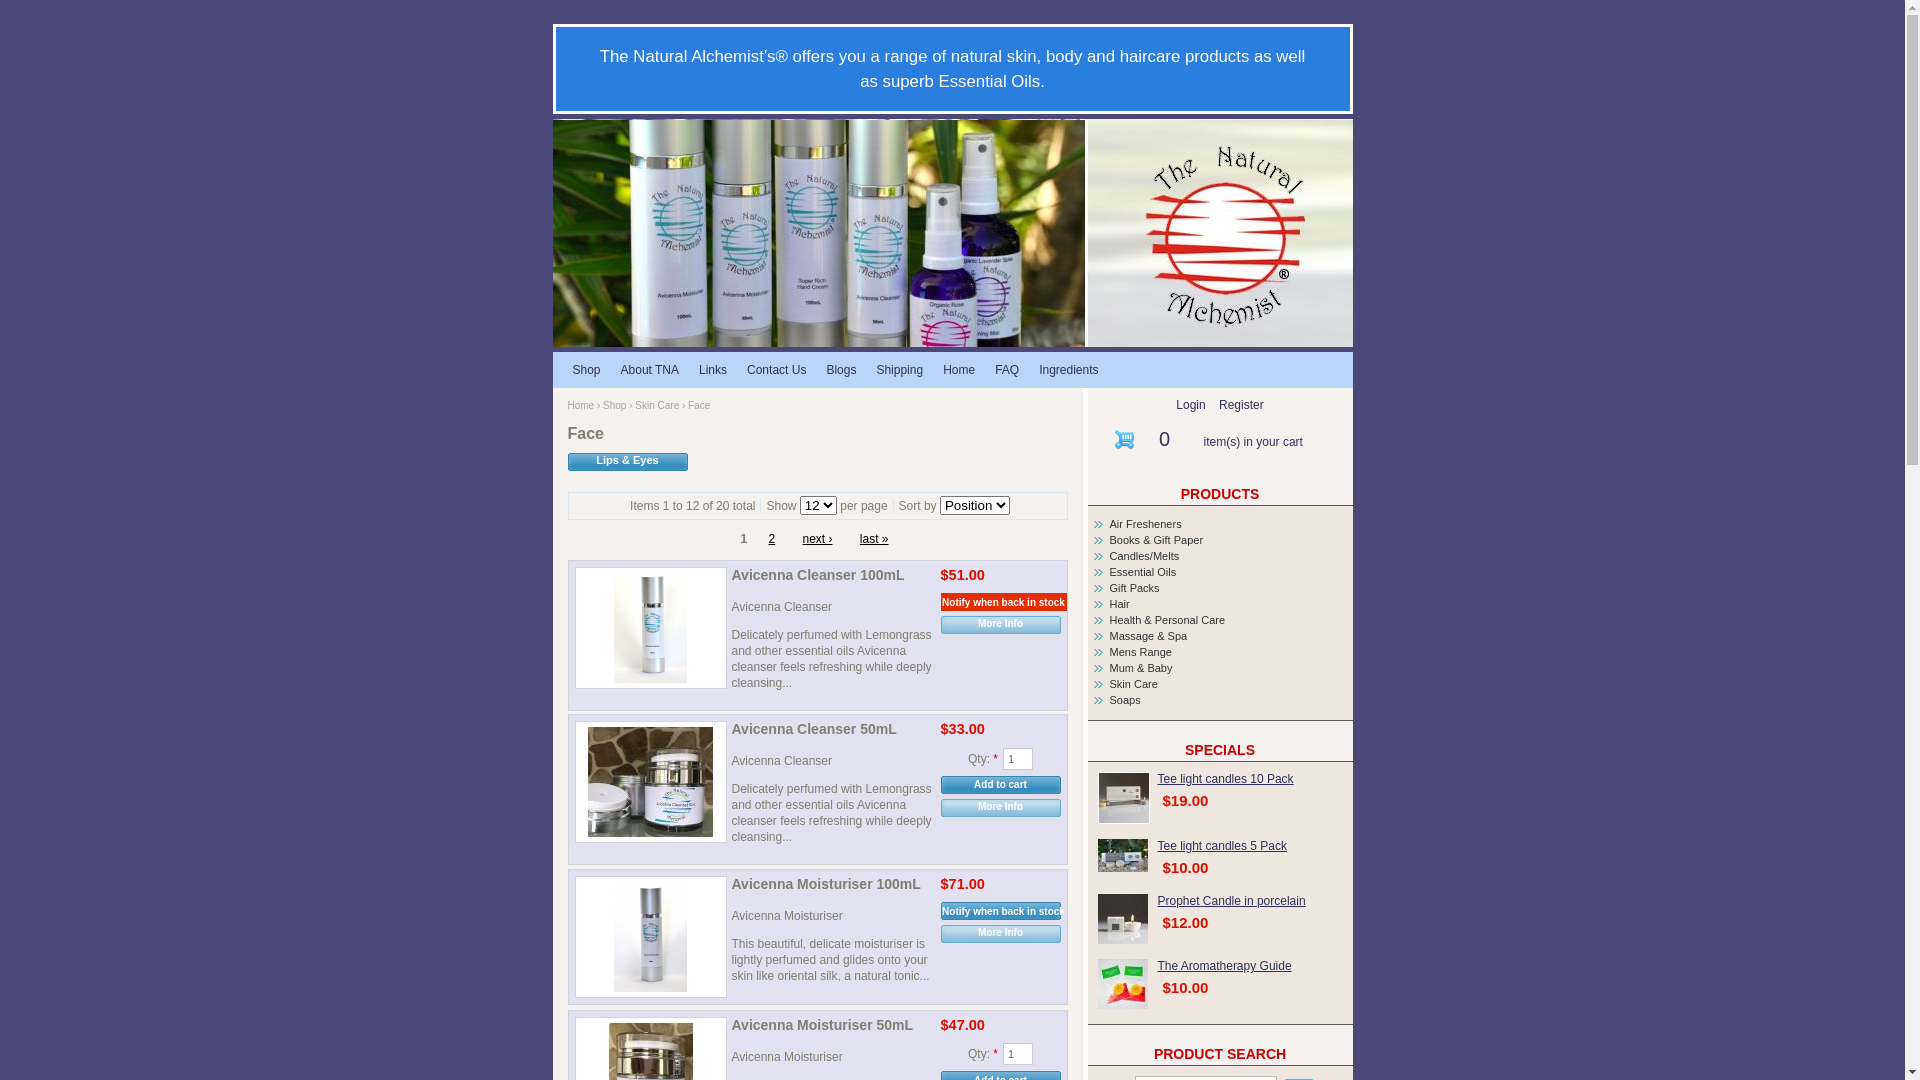  I want to click on 'Notify when back in stock', so click(939, 910).